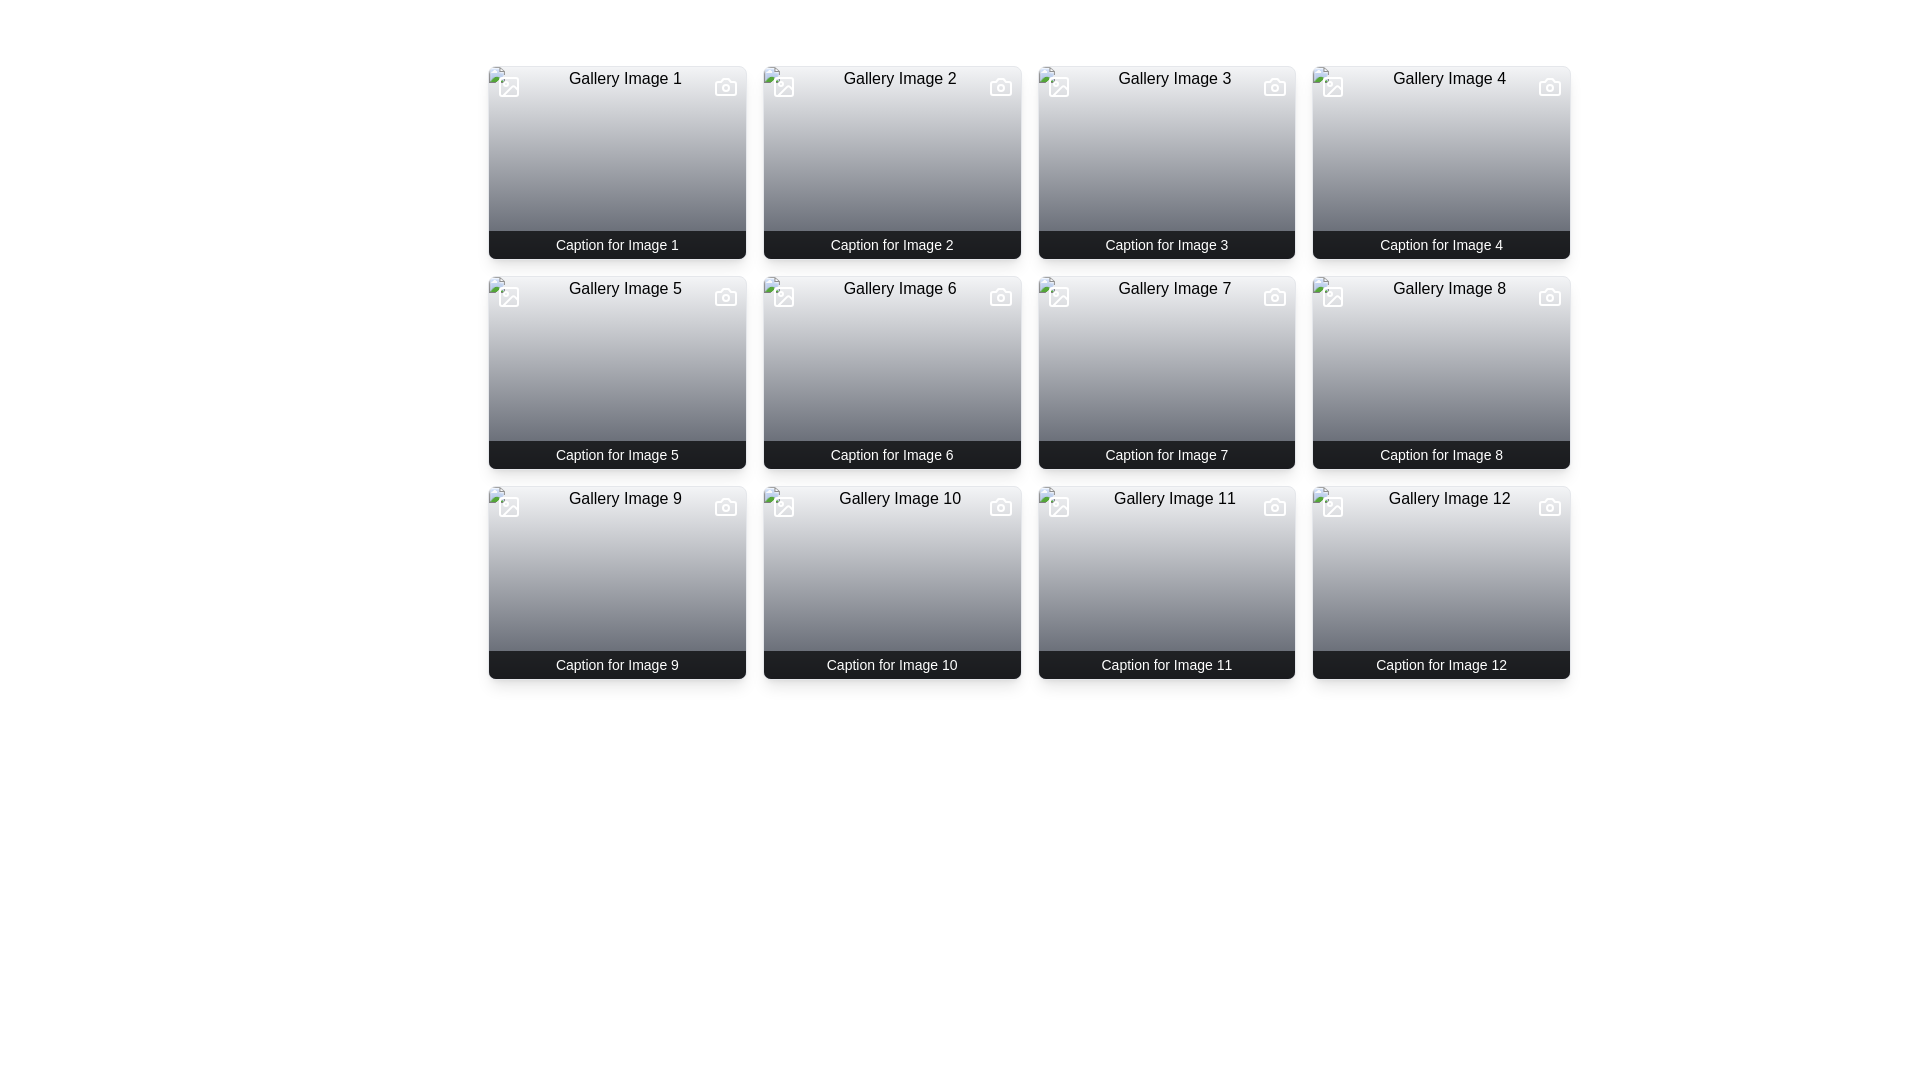 The width and height of the screenshot is (1920, 1080). What do you see at coordinates (724, 297) in the screenshot?
I see `the camera icon button located in the top-right corner of the thumbnail for 'Gallery Image 5'` at bounding box center [724, 297].